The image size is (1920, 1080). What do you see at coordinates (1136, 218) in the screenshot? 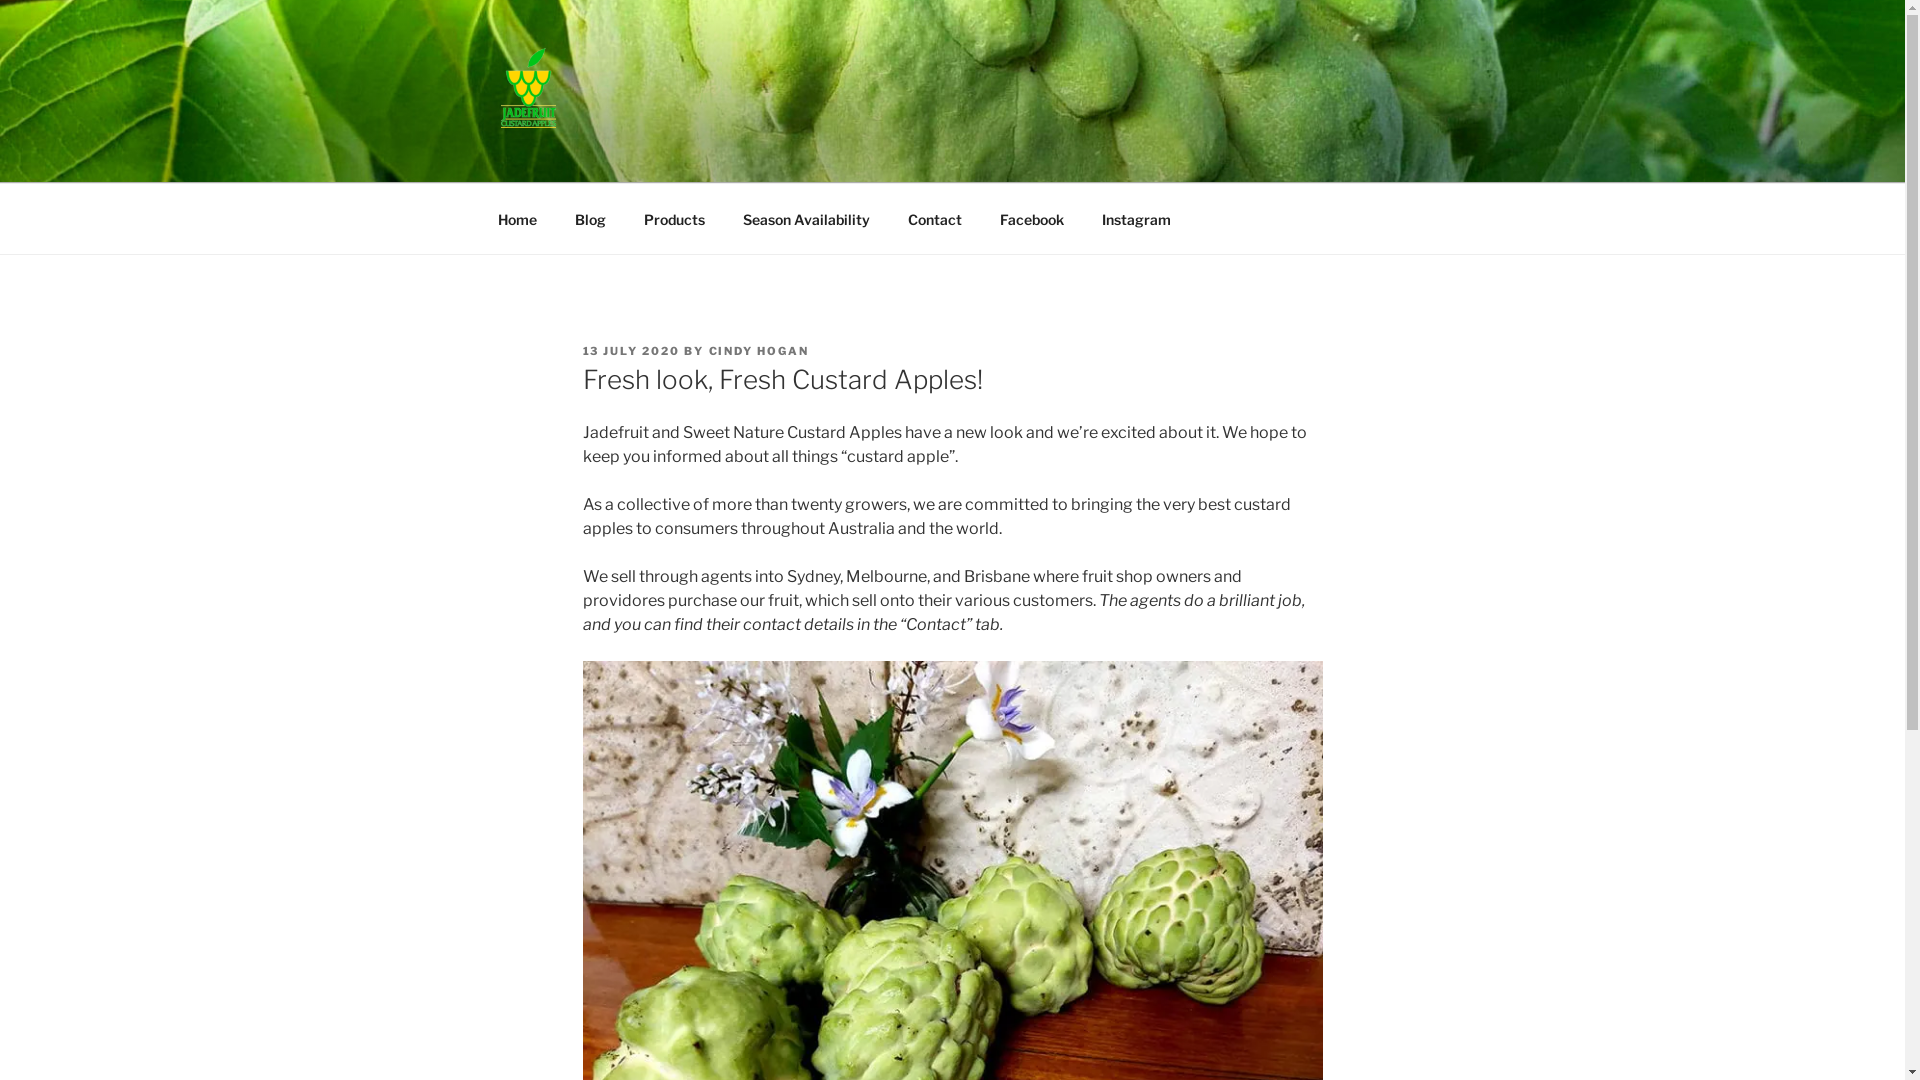
I see `'Instagram'` at bounding box center [1136, 218].